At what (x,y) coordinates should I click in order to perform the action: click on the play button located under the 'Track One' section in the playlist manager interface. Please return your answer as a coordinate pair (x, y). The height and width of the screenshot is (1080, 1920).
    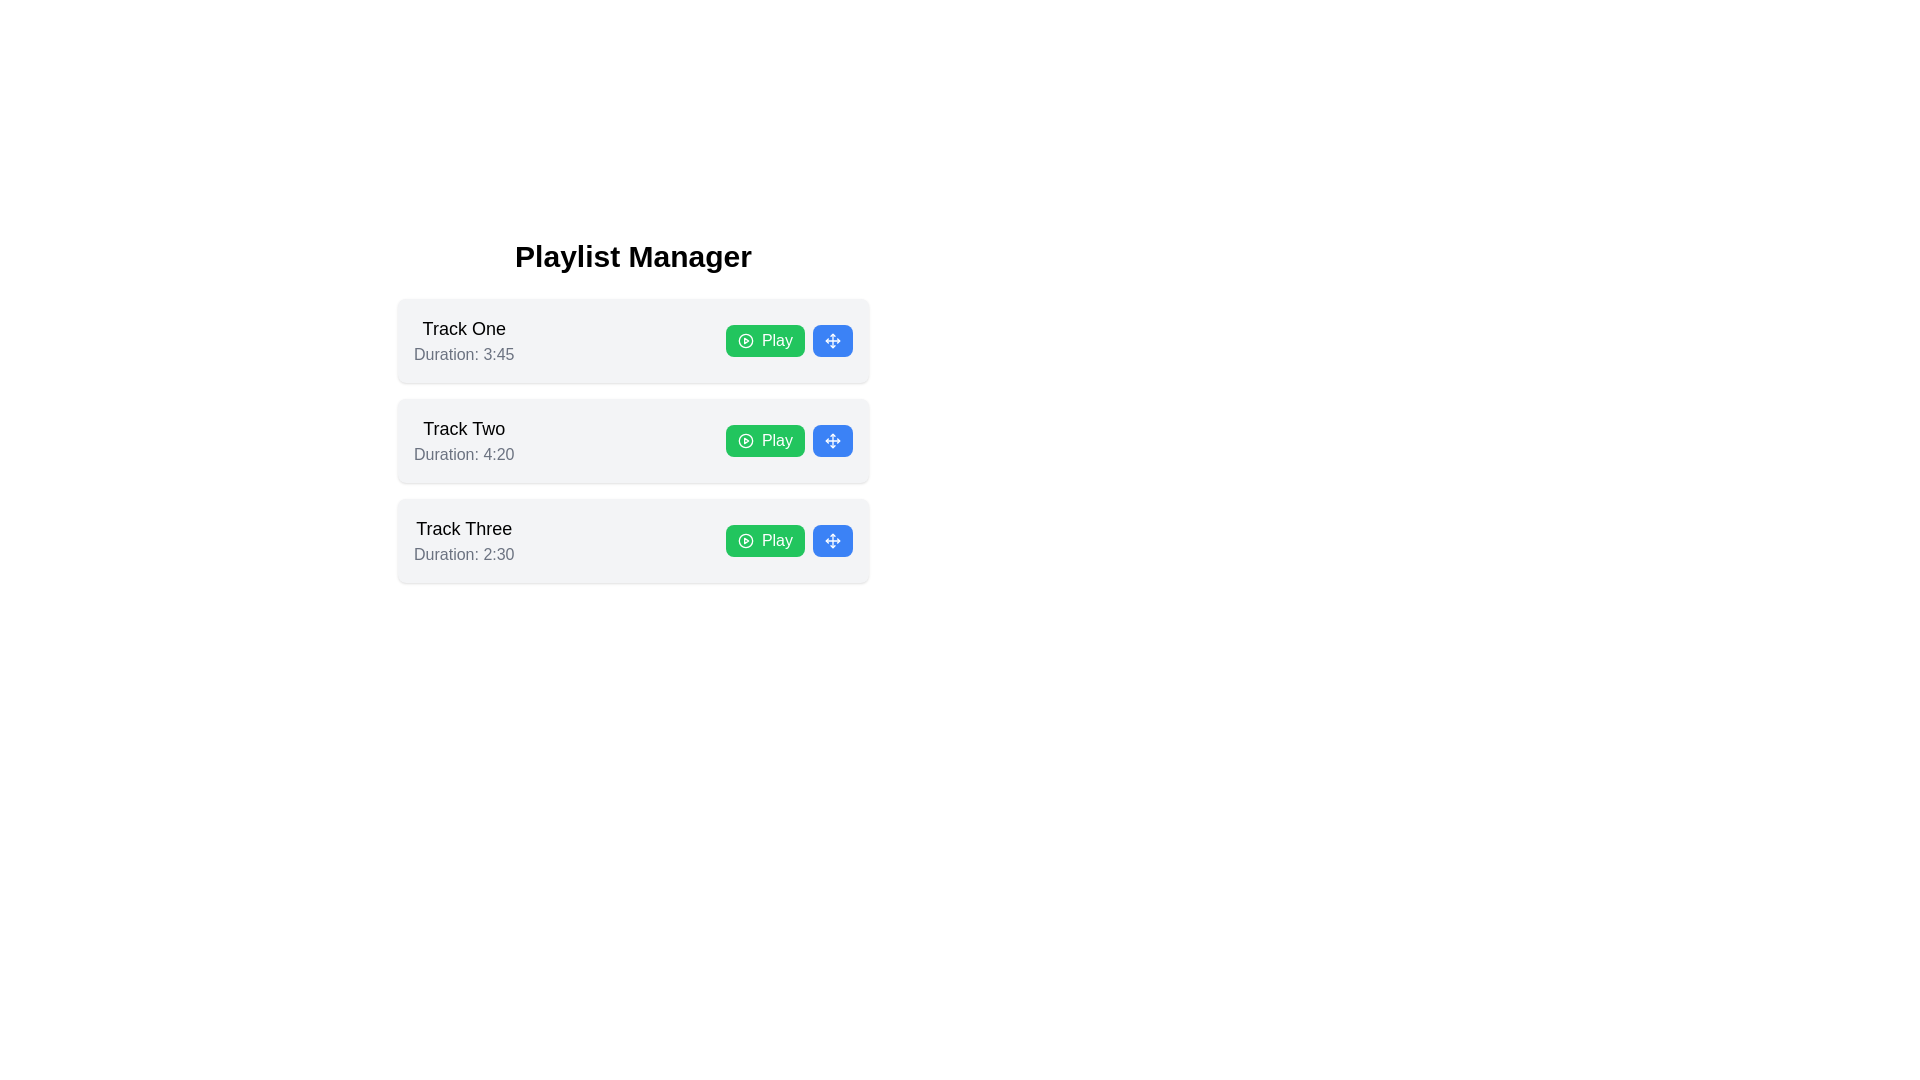
    Looking at the image, I should click on (764, 339).